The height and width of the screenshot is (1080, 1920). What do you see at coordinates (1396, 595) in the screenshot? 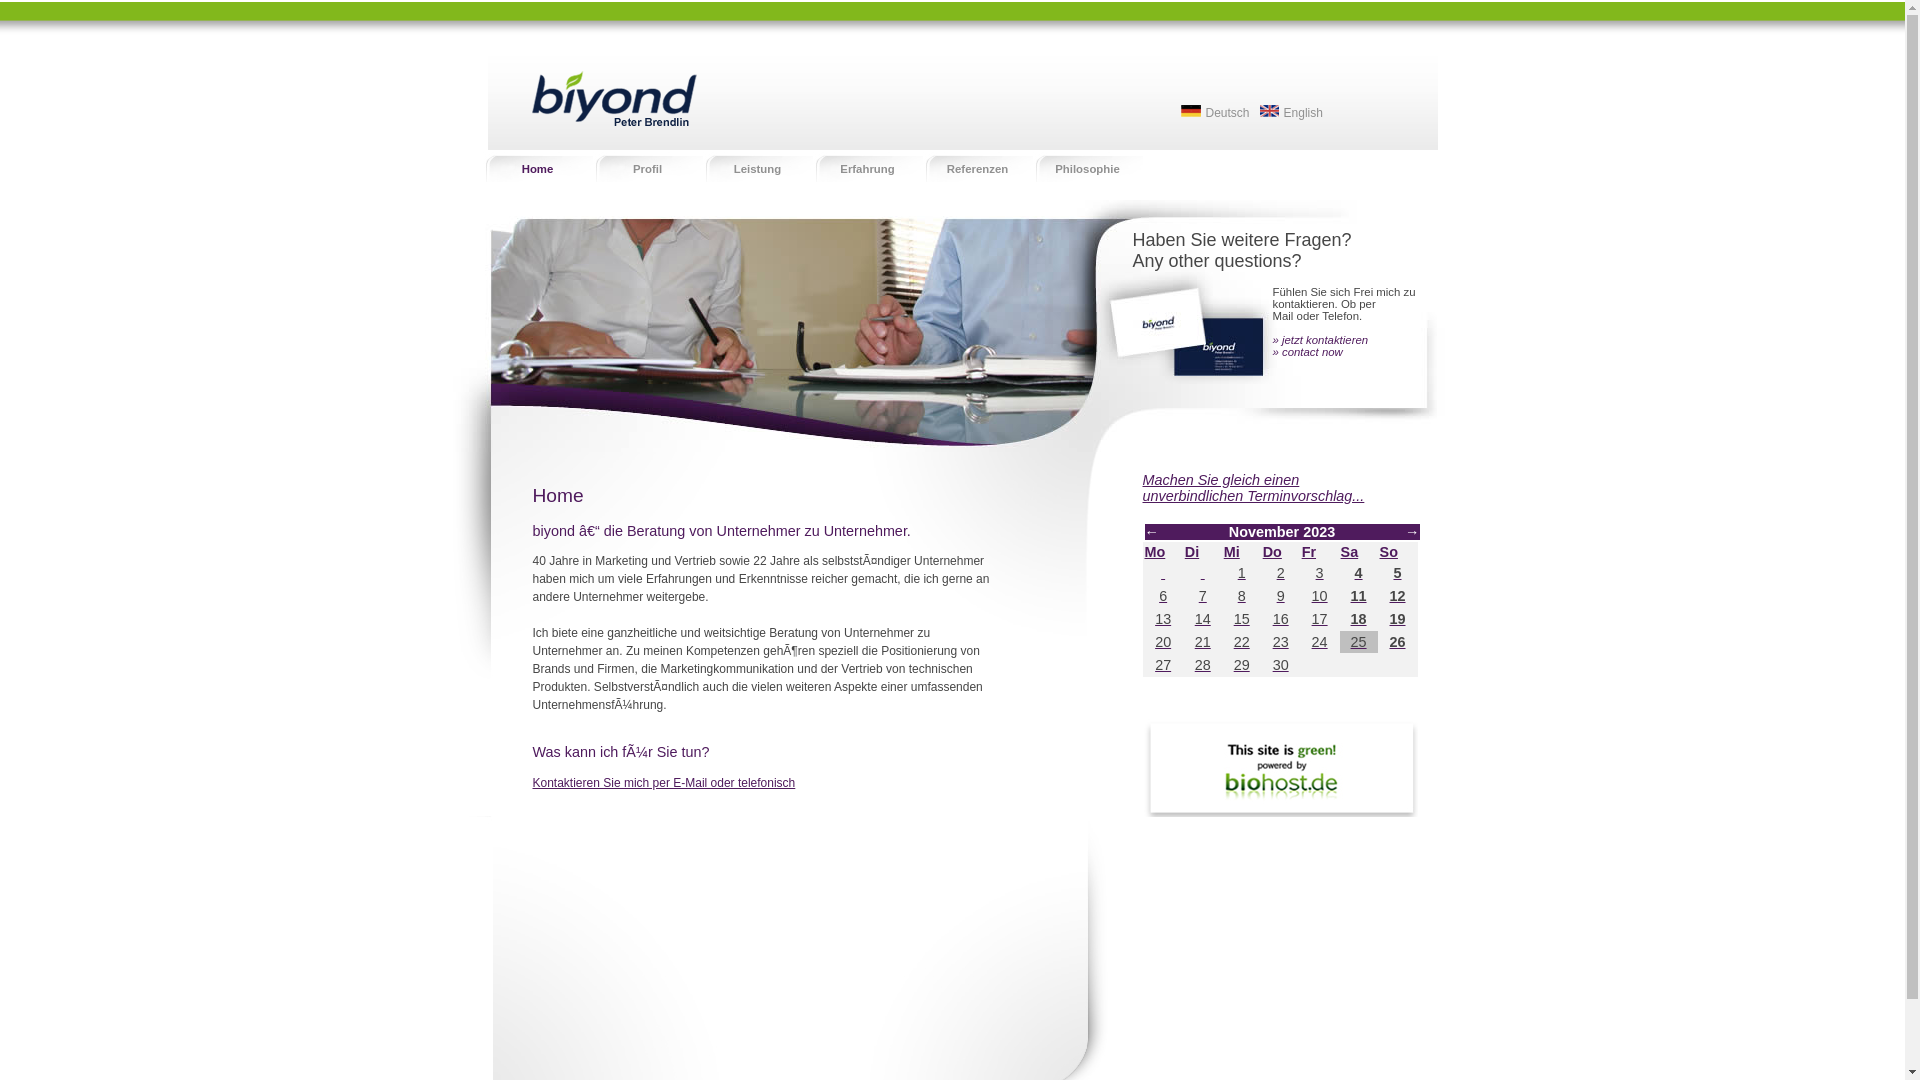
I see `'12'` at bounding box center [1396, 595].